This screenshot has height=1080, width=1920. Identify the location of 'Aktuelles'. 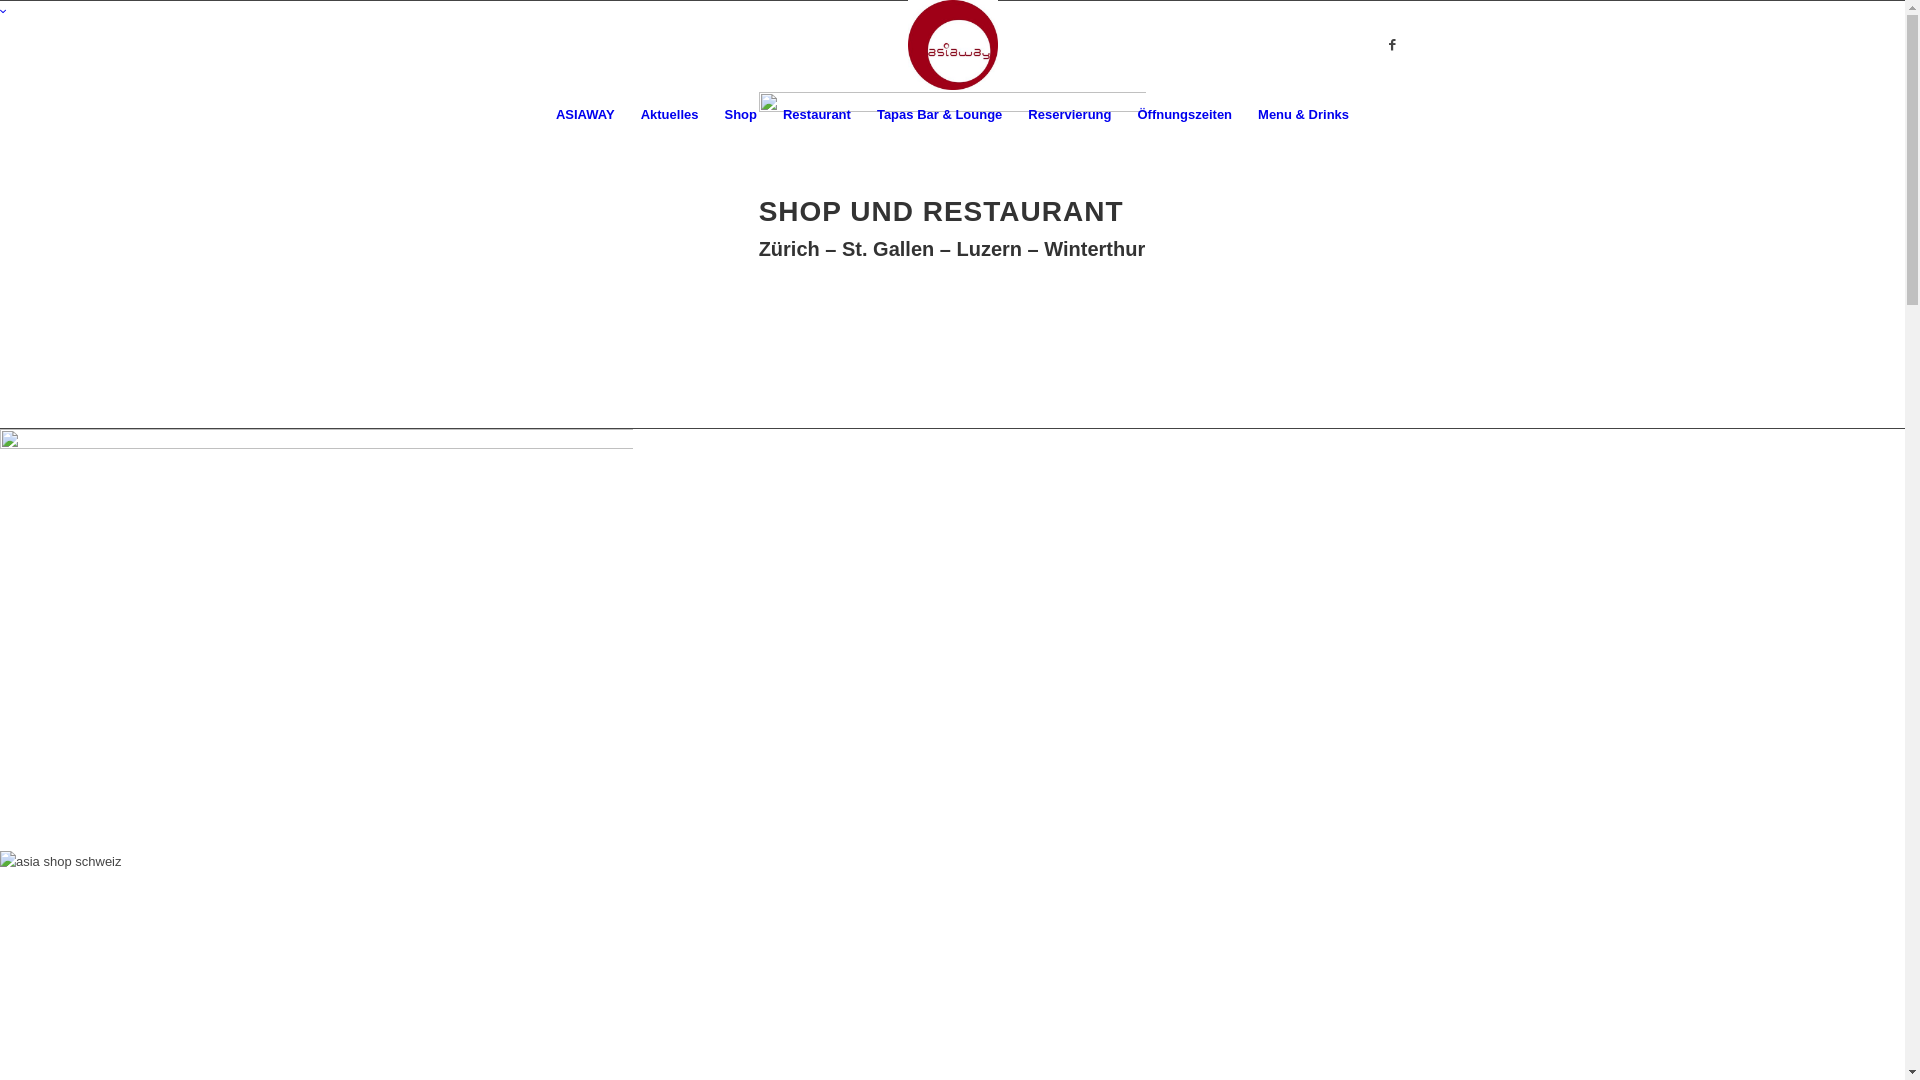
(670, 115).